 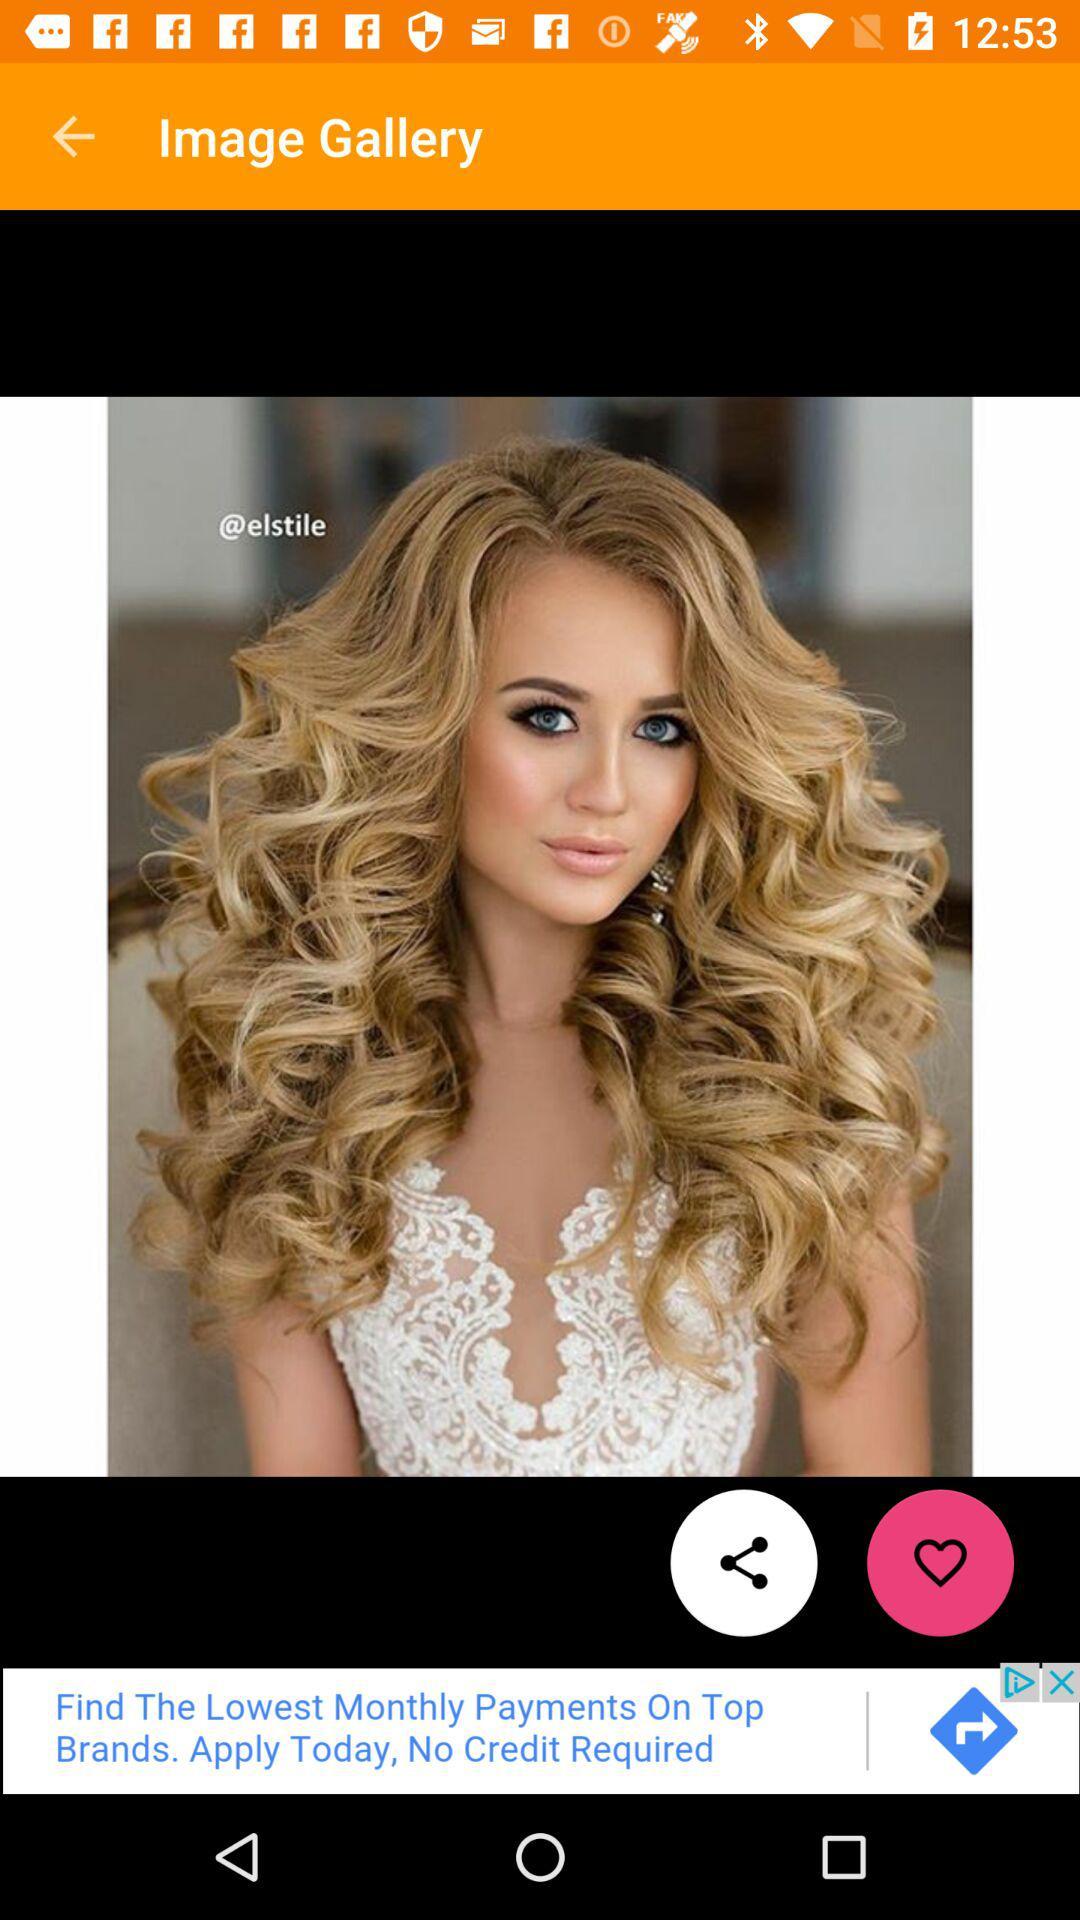 What do you see at coordinates (744, 1562) in the screenshot?
I see `share image` at bounding box center [744, 1562].